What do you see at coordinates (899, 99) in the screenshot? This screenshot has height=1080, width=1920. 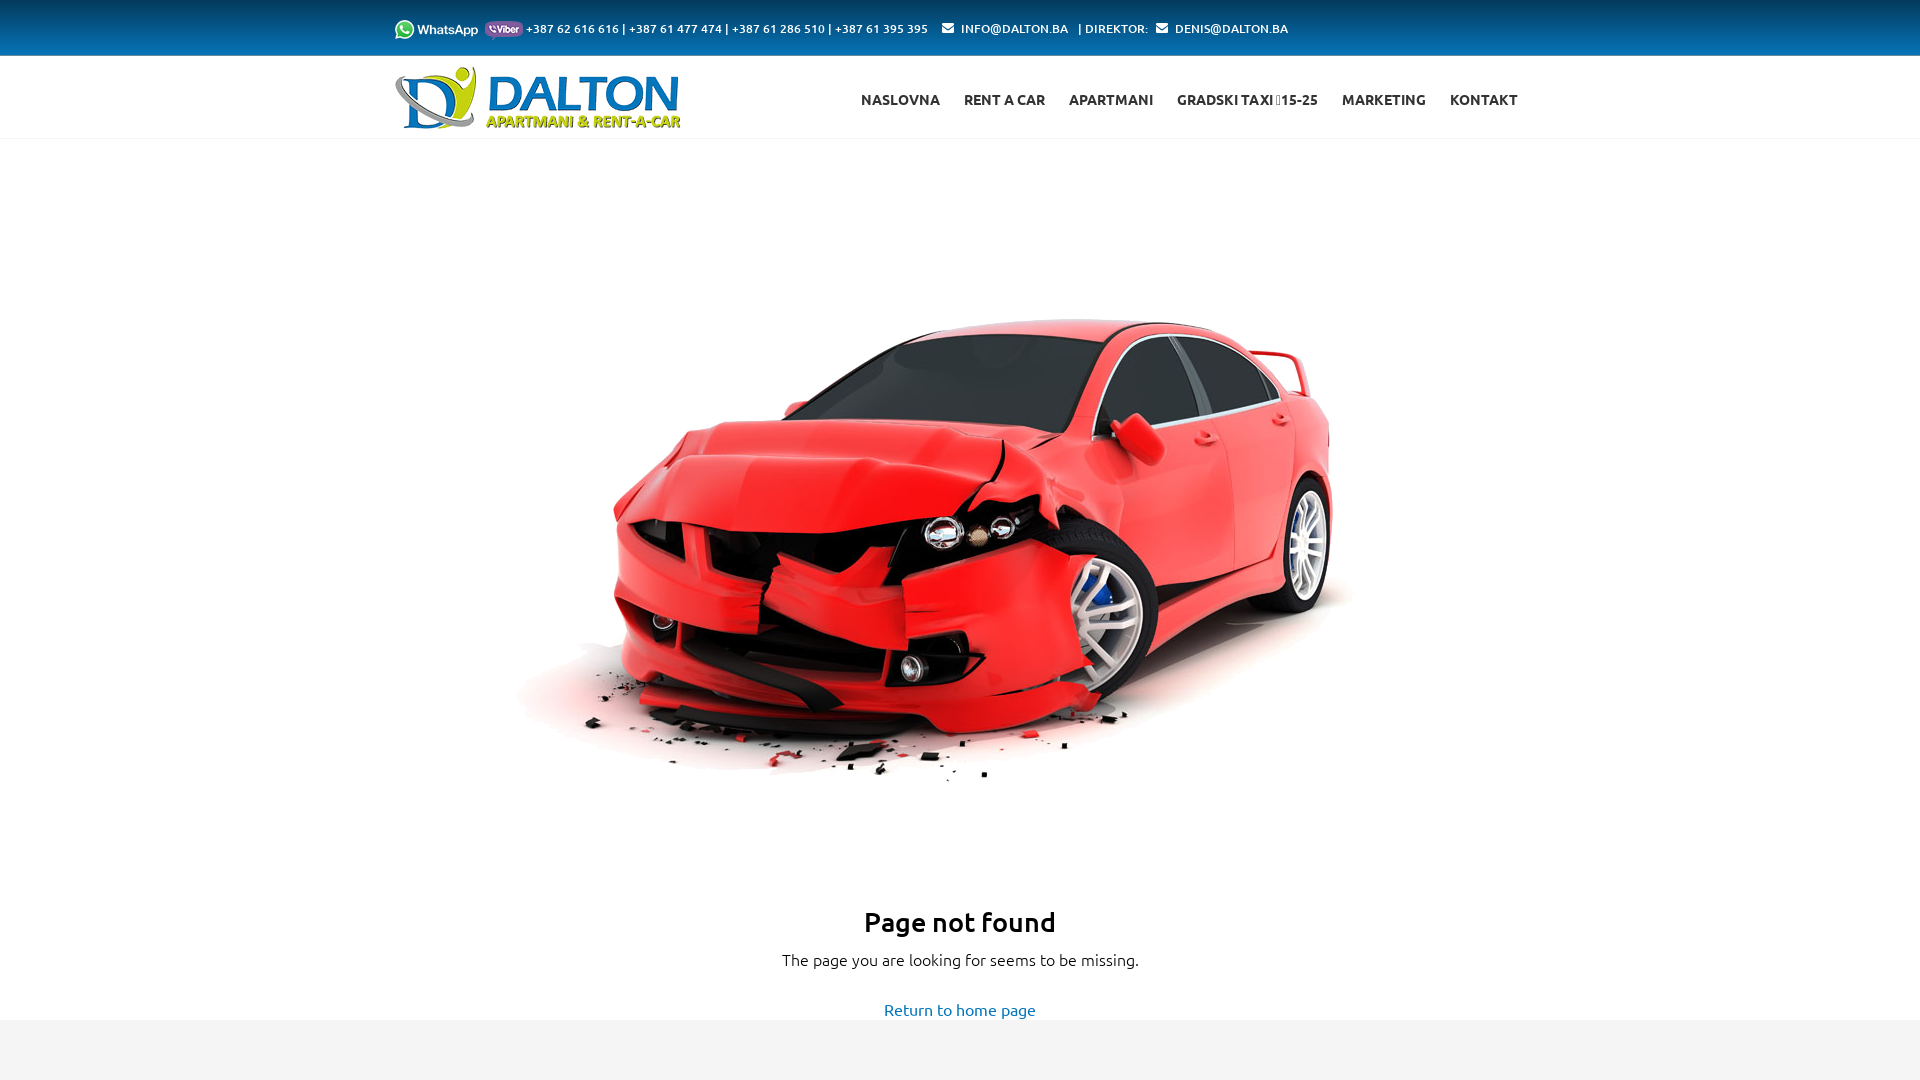 I see `'NASLOVNA'` at bounding box center [899, 99].